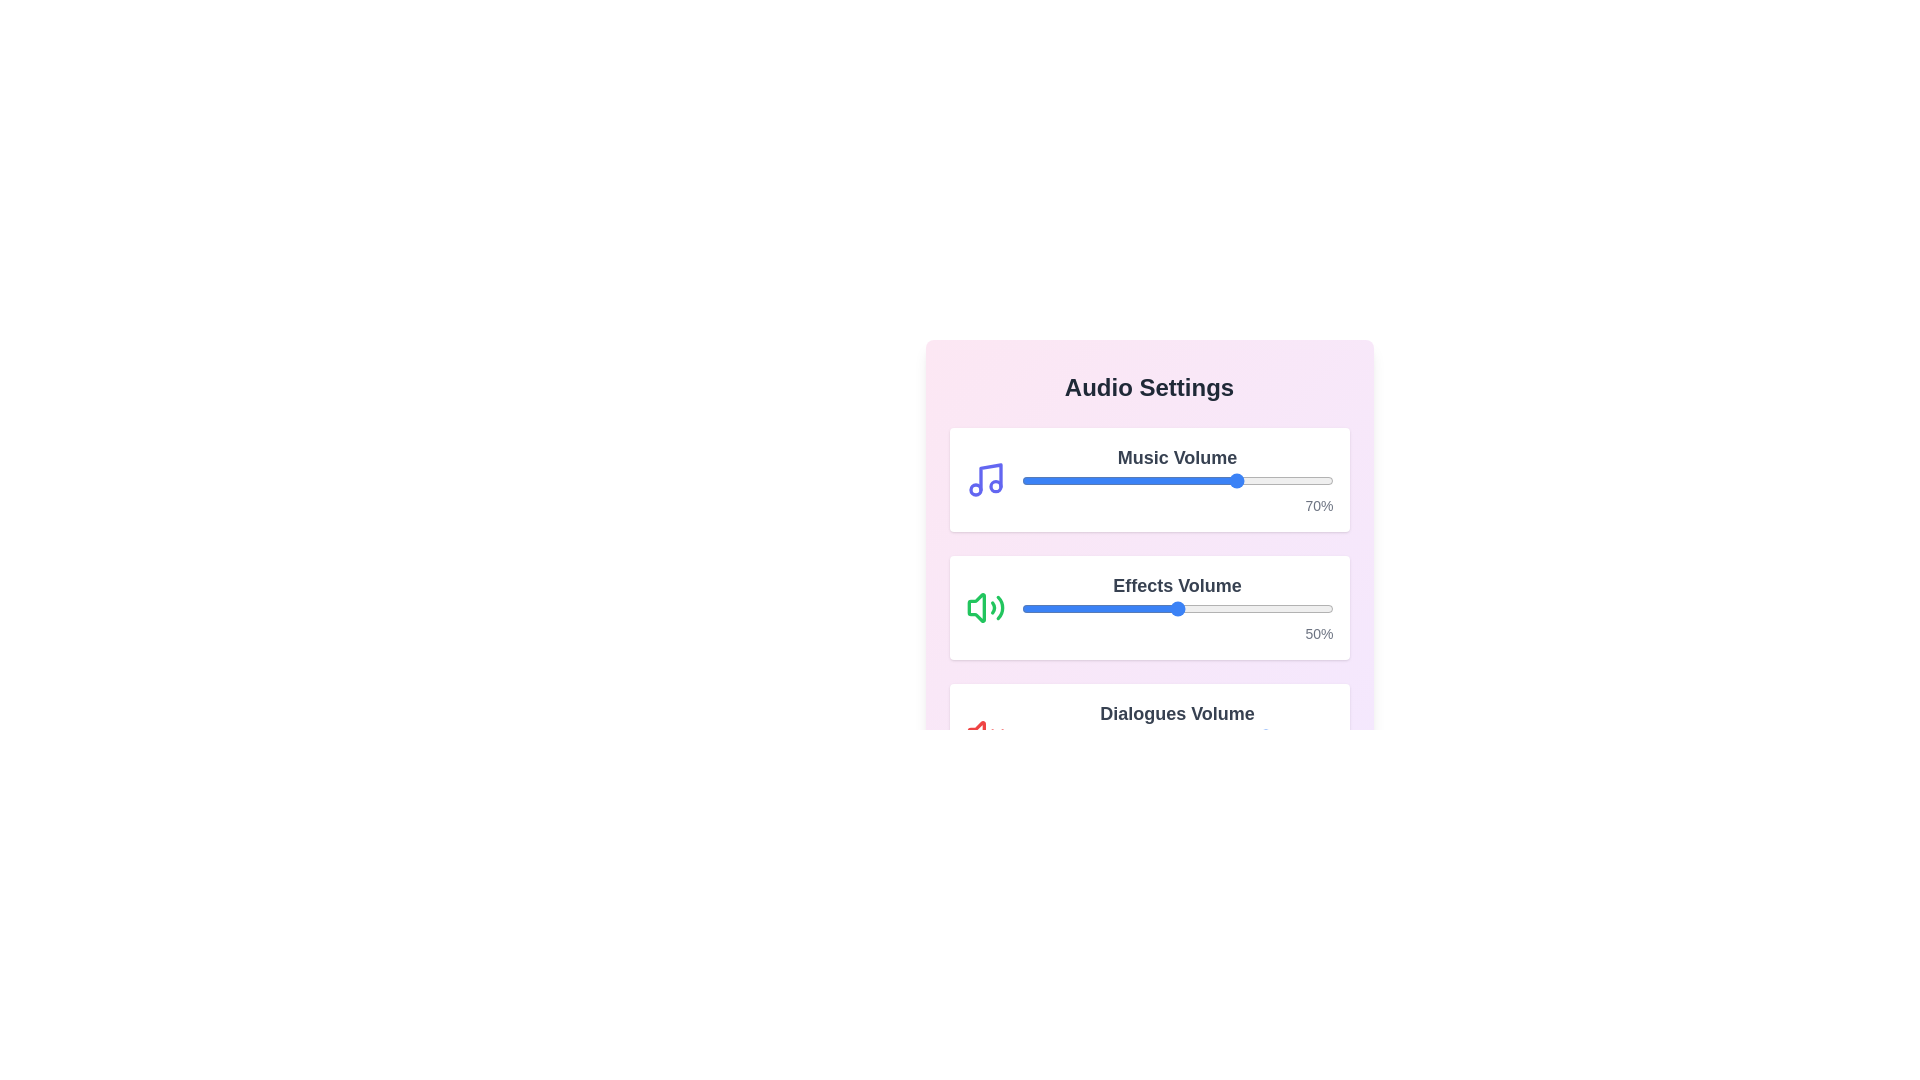 The height and width of the screenshot is (1080, 1920). Describe the element at coordinates (1082, 481) in the screenshot. I see `the music volume slider to 20%` at that location.